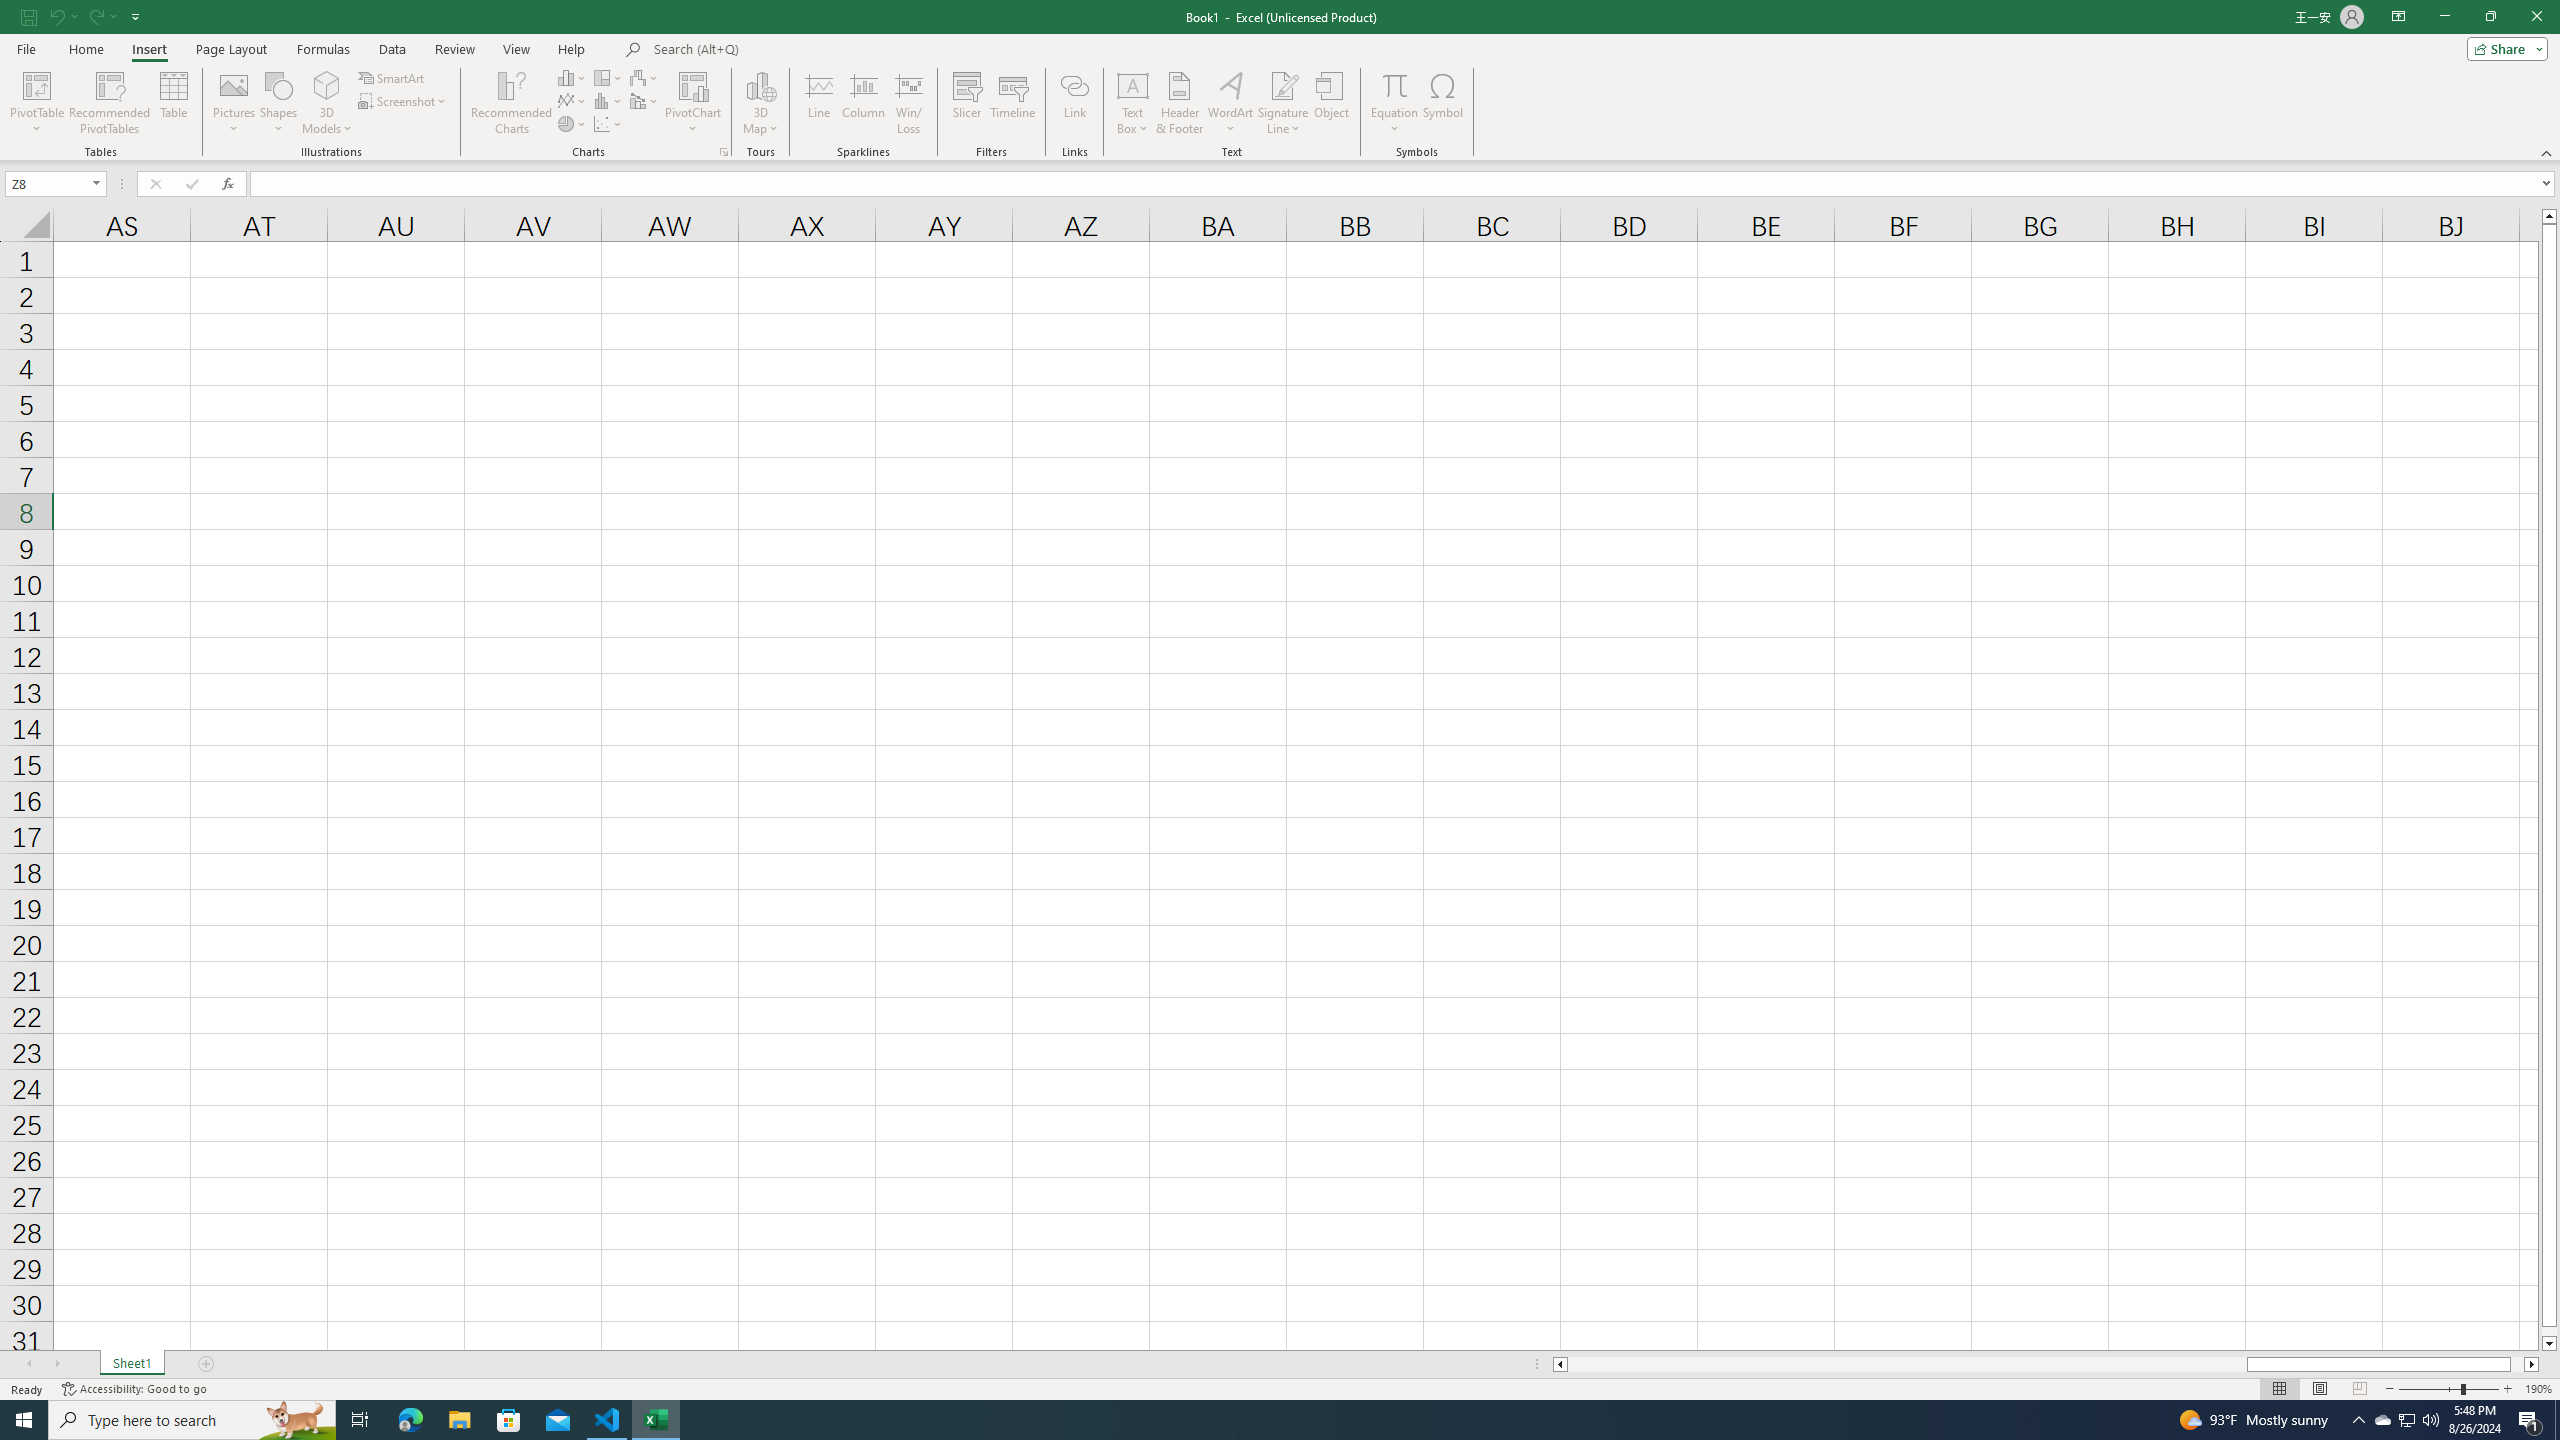 Image resolution: width=2560 pixels, height=1440 pixels. What do you see at coordinates (608, 77) in the screenshot?
I see `'Insert Hierarchy Chart'` at bounding box center [608, 77].